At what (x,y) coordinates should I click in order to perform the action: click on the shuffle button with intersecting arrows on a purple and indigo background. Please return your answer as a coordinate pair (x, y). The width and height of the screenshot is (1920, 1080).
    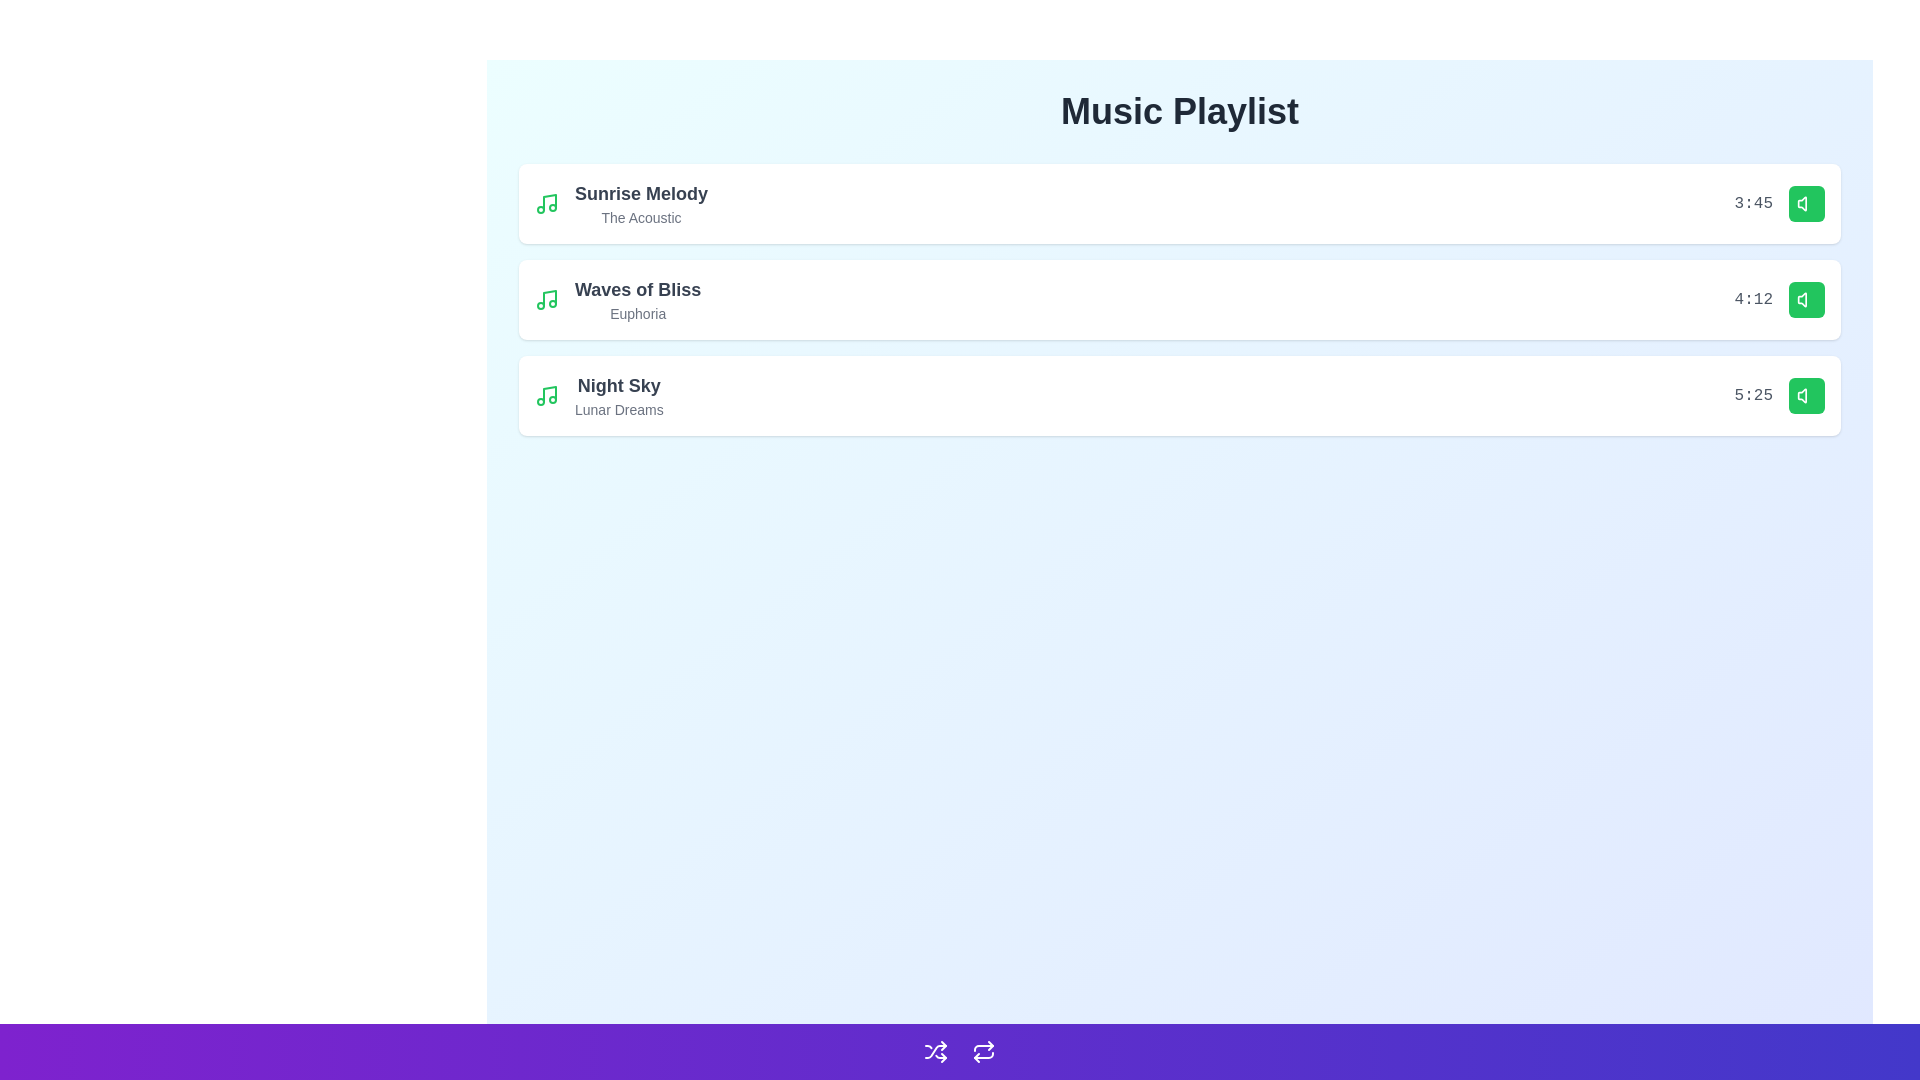
    Looking at the image, I should click on (935, 1051).